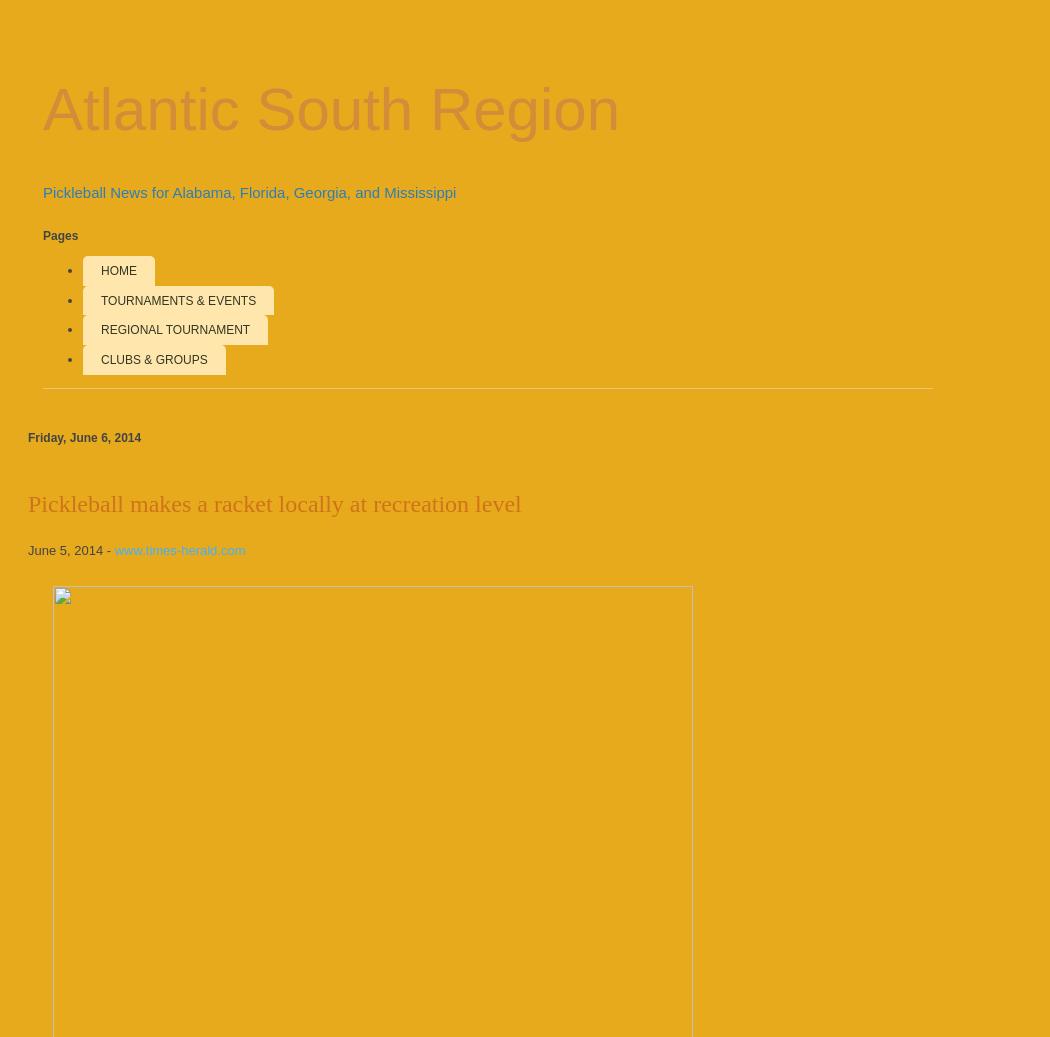  Describe the element at coordinates (117, 269) in the screenshot. I see `'HOME'` at that location.